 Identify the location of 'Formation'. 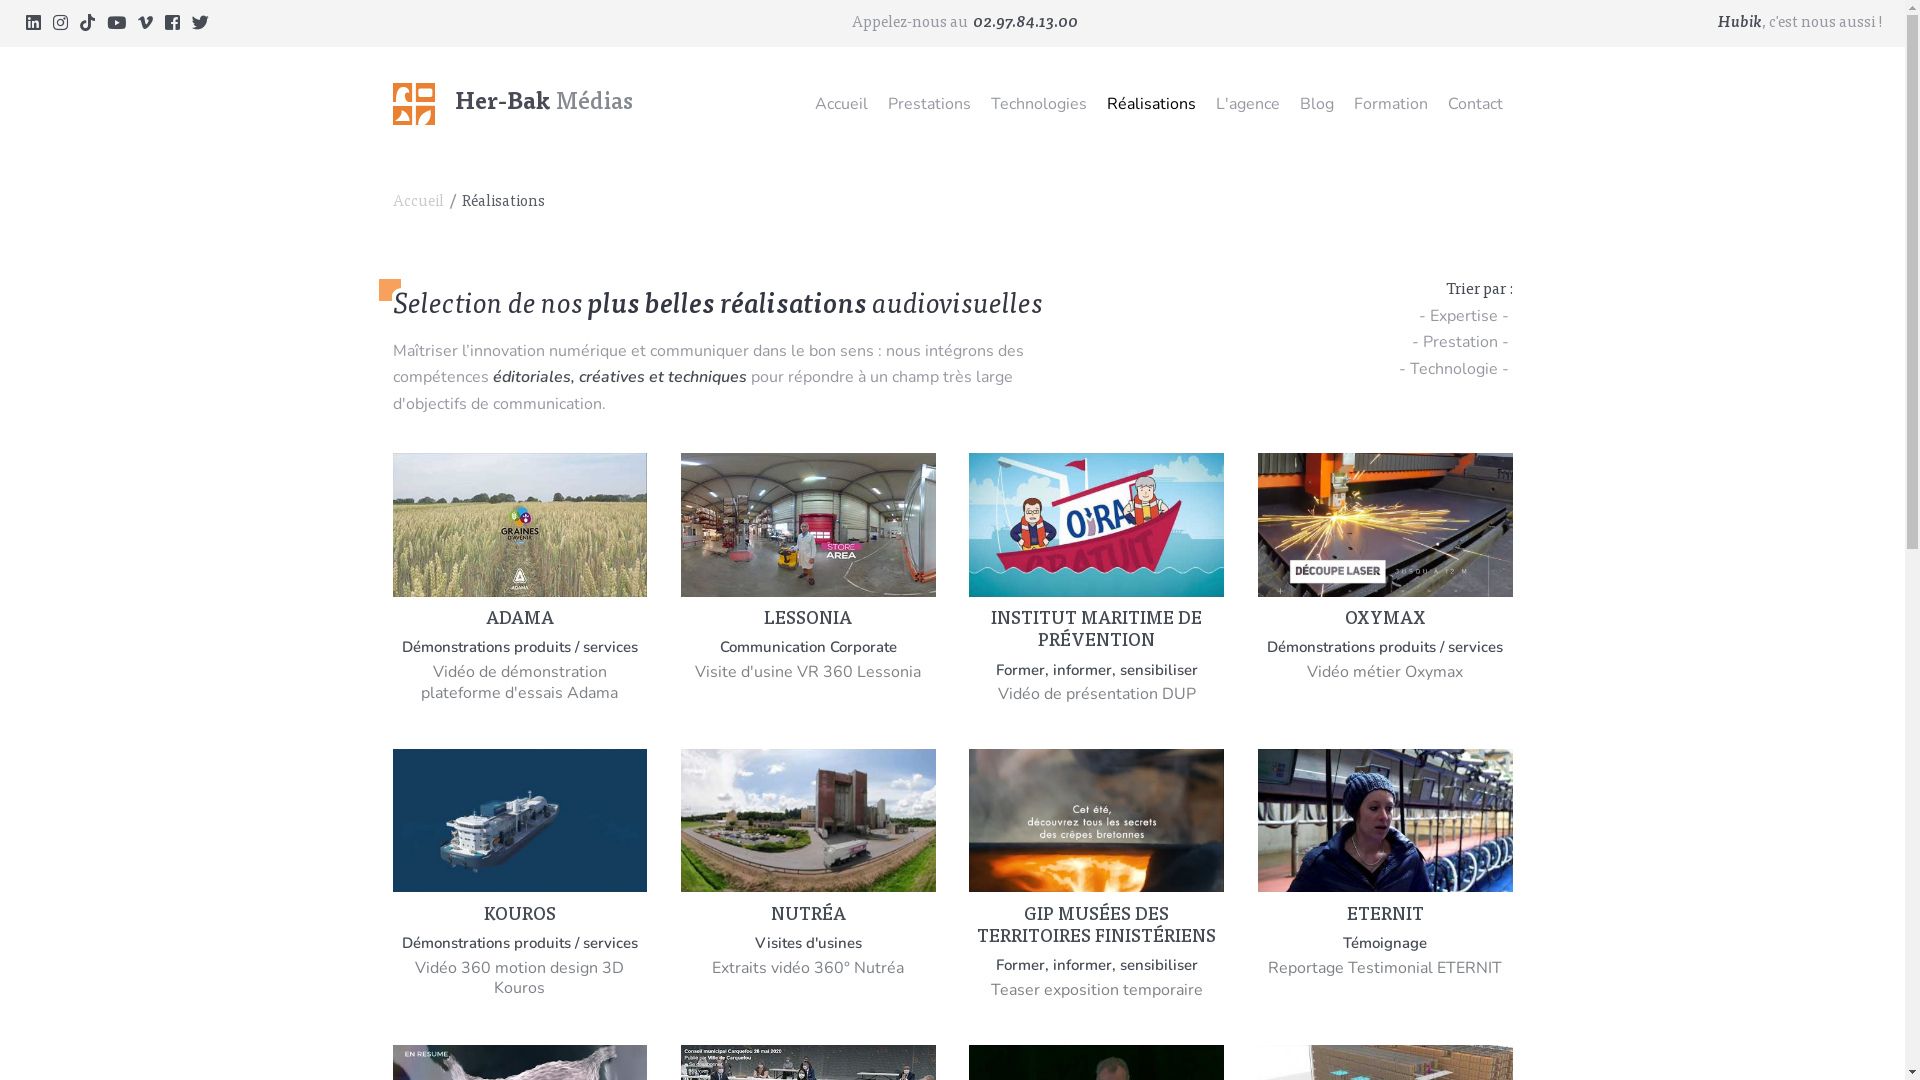
(1390, 104).